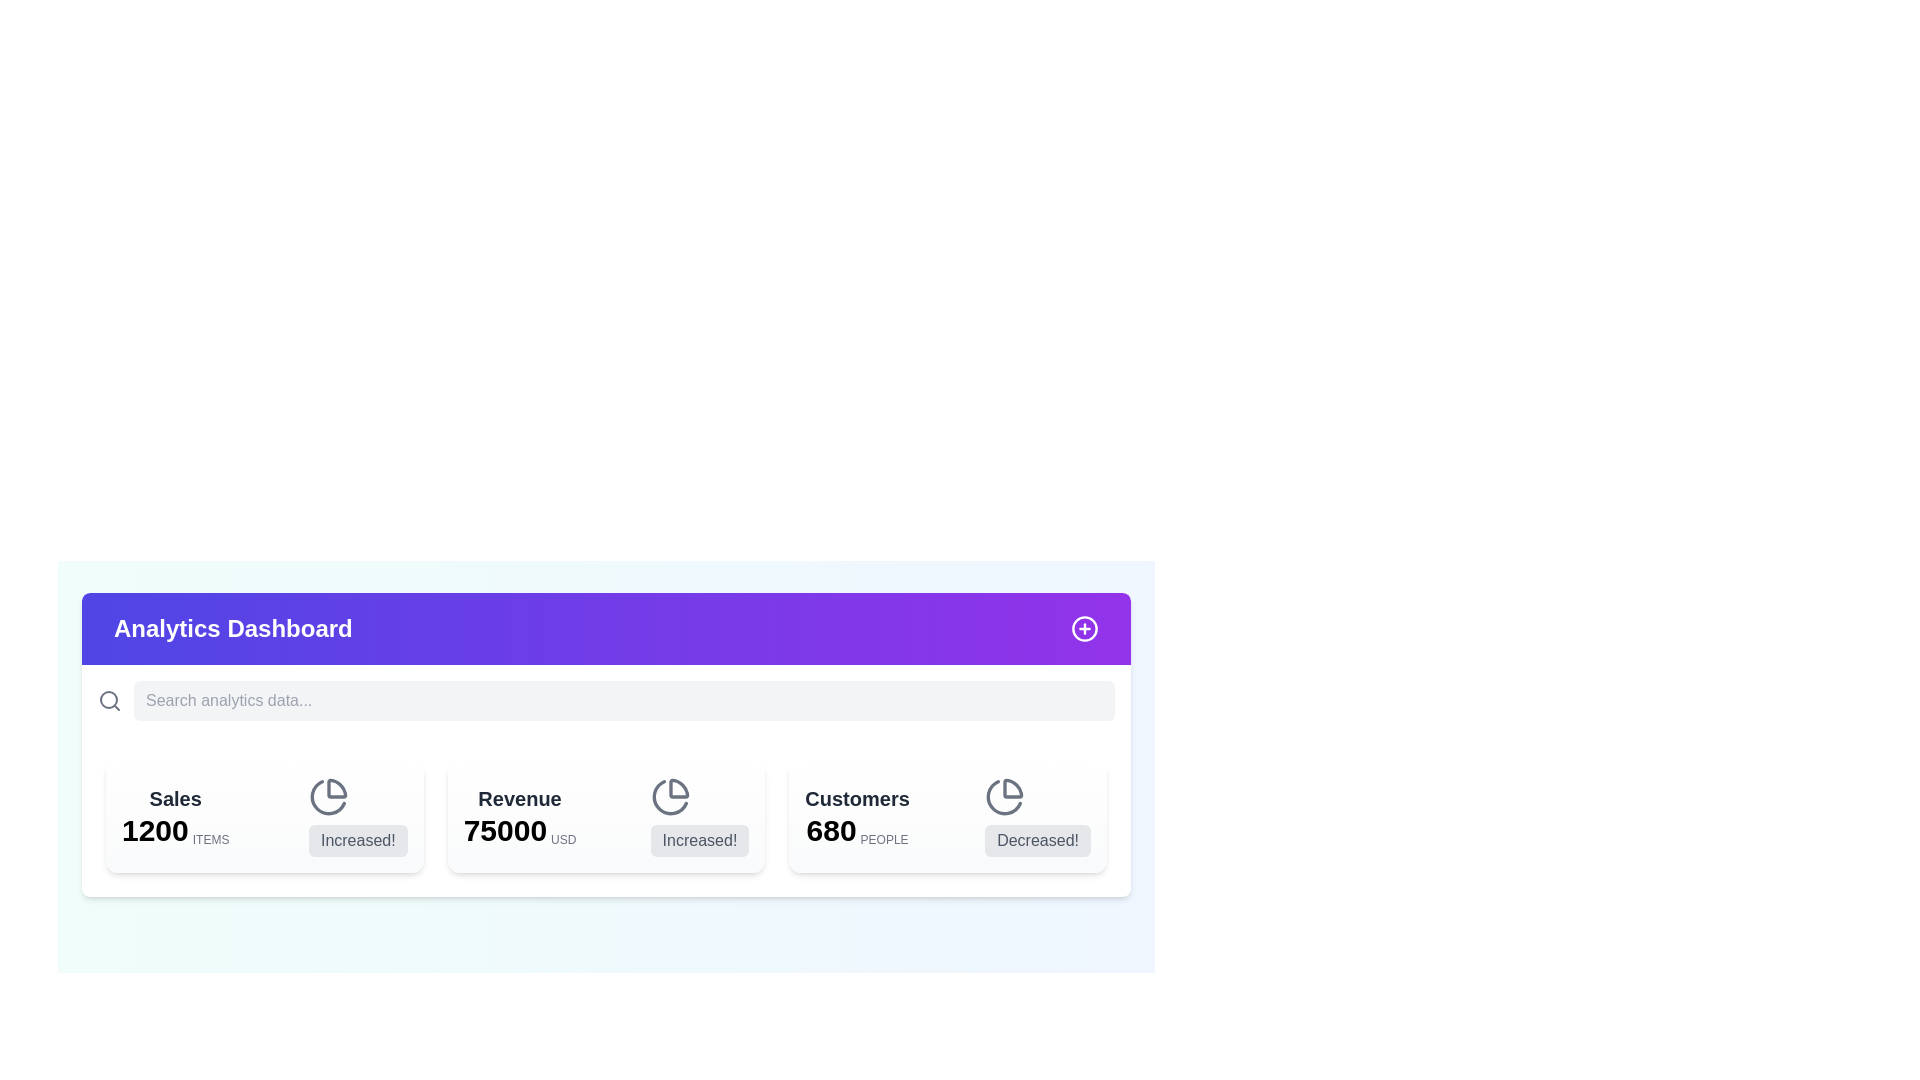 Image resolution: width=1920 pixels, height=1080 pixels. Describe the element at coordinates (328, 796) in the screenshot. I see `the pie chart icon located in the top left corner of the 'Sales' card, adjacent to the '1200 ITEMS' text and the 'Increased!' label` at that location.